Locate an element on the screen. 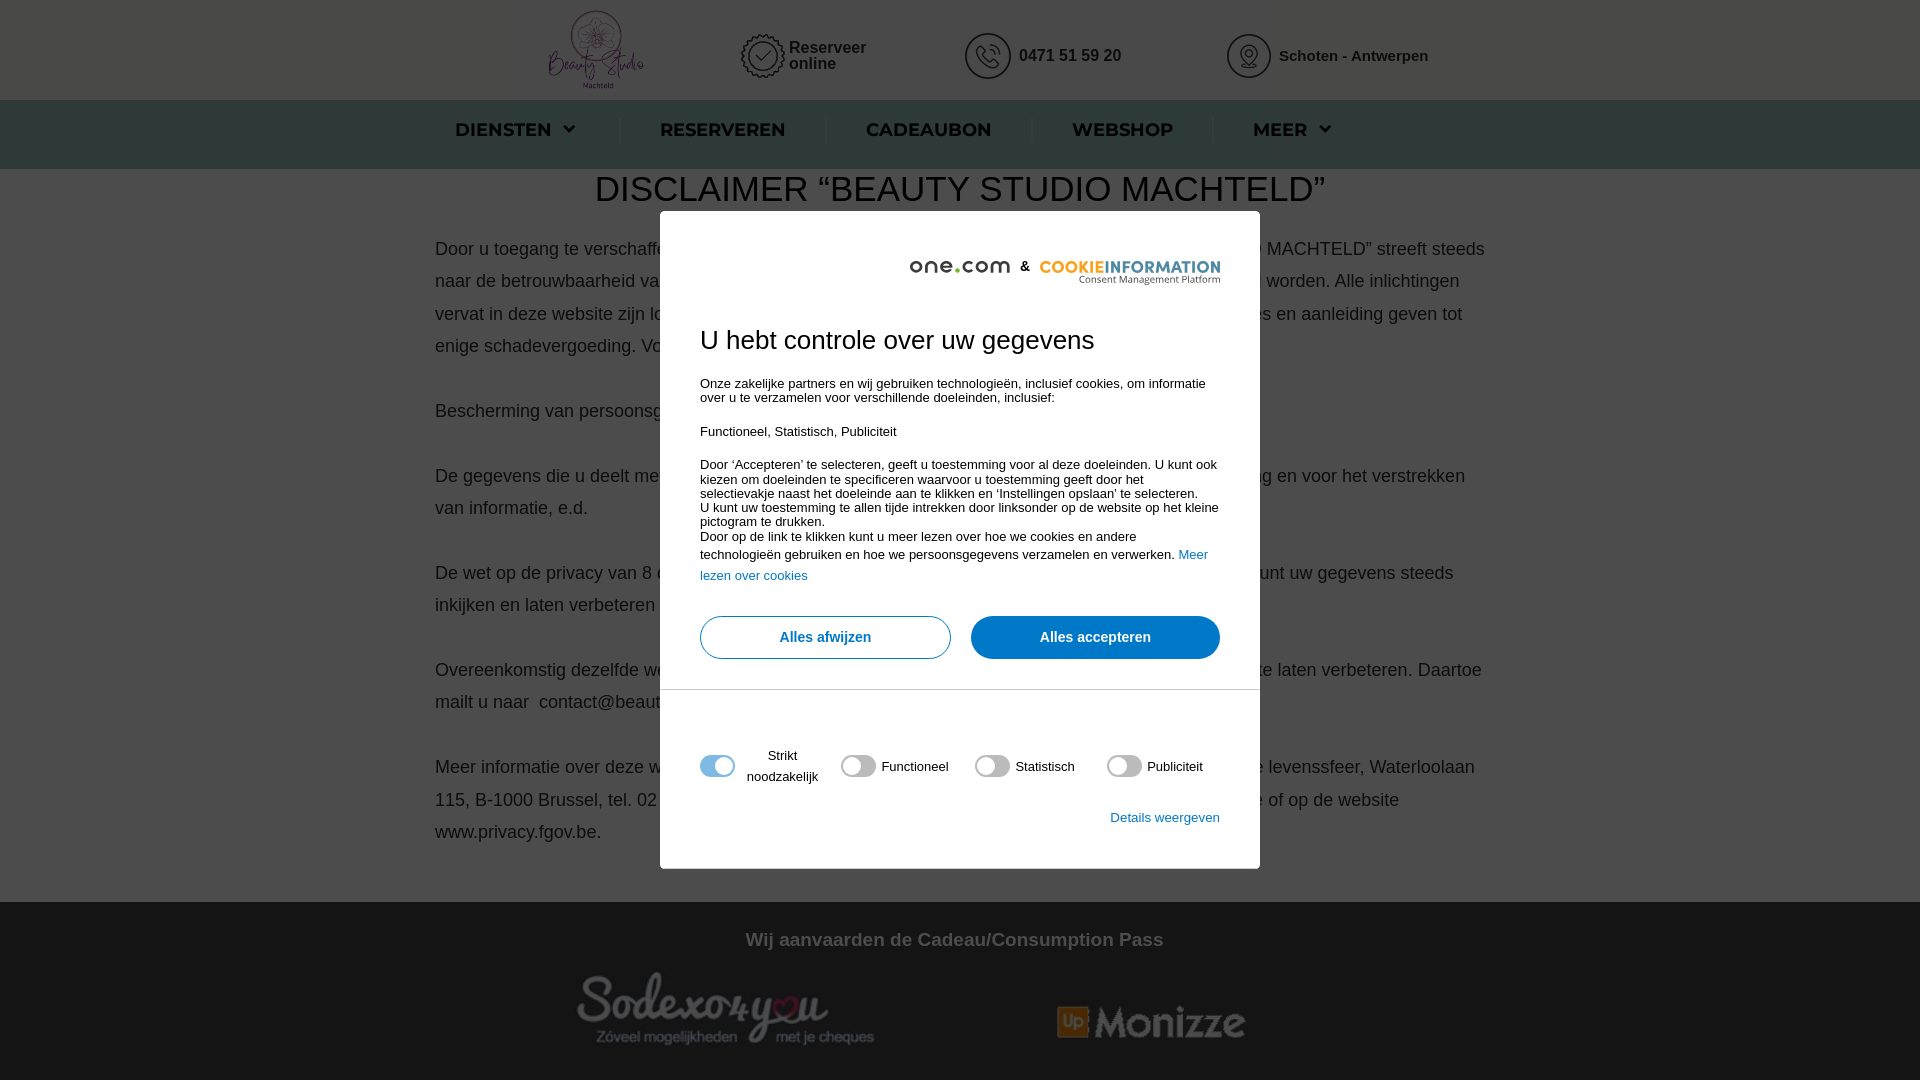  'MEER' is located at coordinates (1294, 130).